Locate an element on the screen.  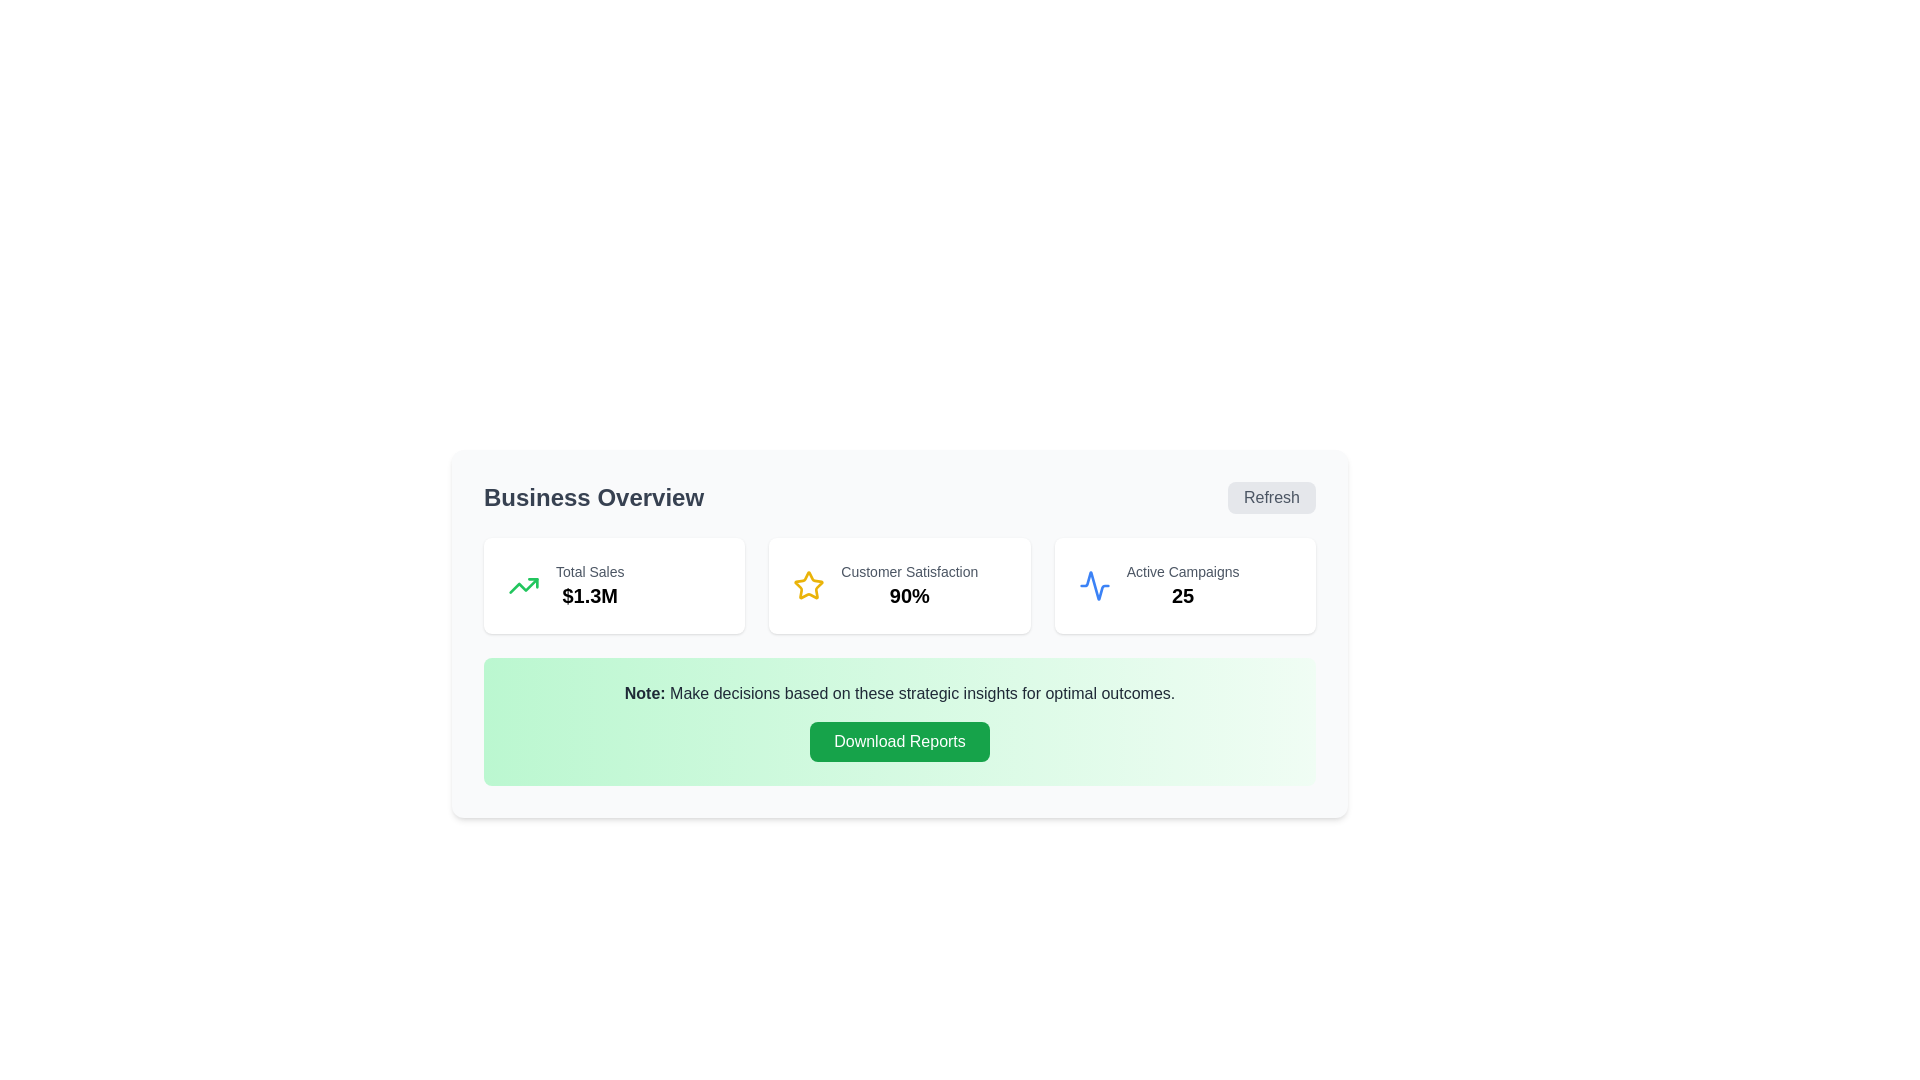
the static text label displaying 'Note:' with a light green background located in the upper-left section of the notification bar under 'Business Overview' is located at coordinates (645, 692).